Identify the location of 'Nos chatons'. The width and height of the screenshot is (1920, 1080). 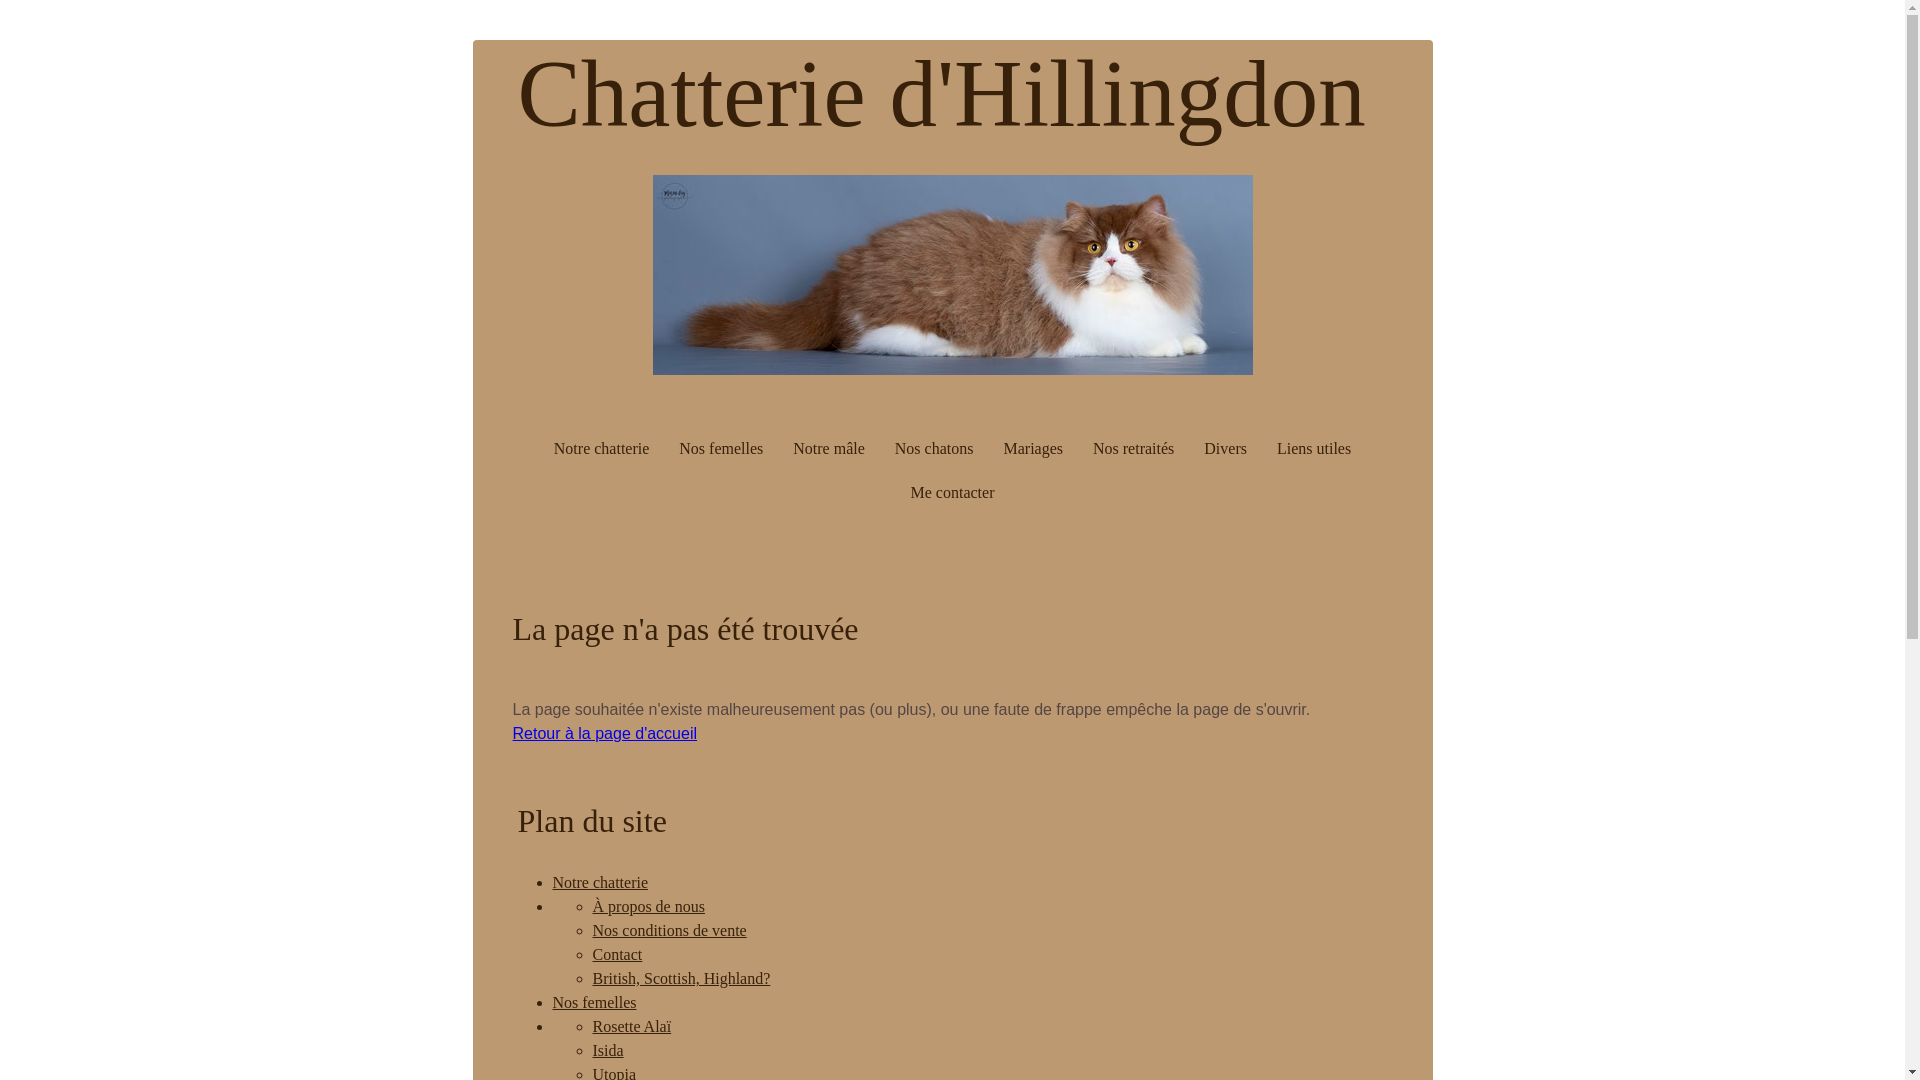
(933, 447).